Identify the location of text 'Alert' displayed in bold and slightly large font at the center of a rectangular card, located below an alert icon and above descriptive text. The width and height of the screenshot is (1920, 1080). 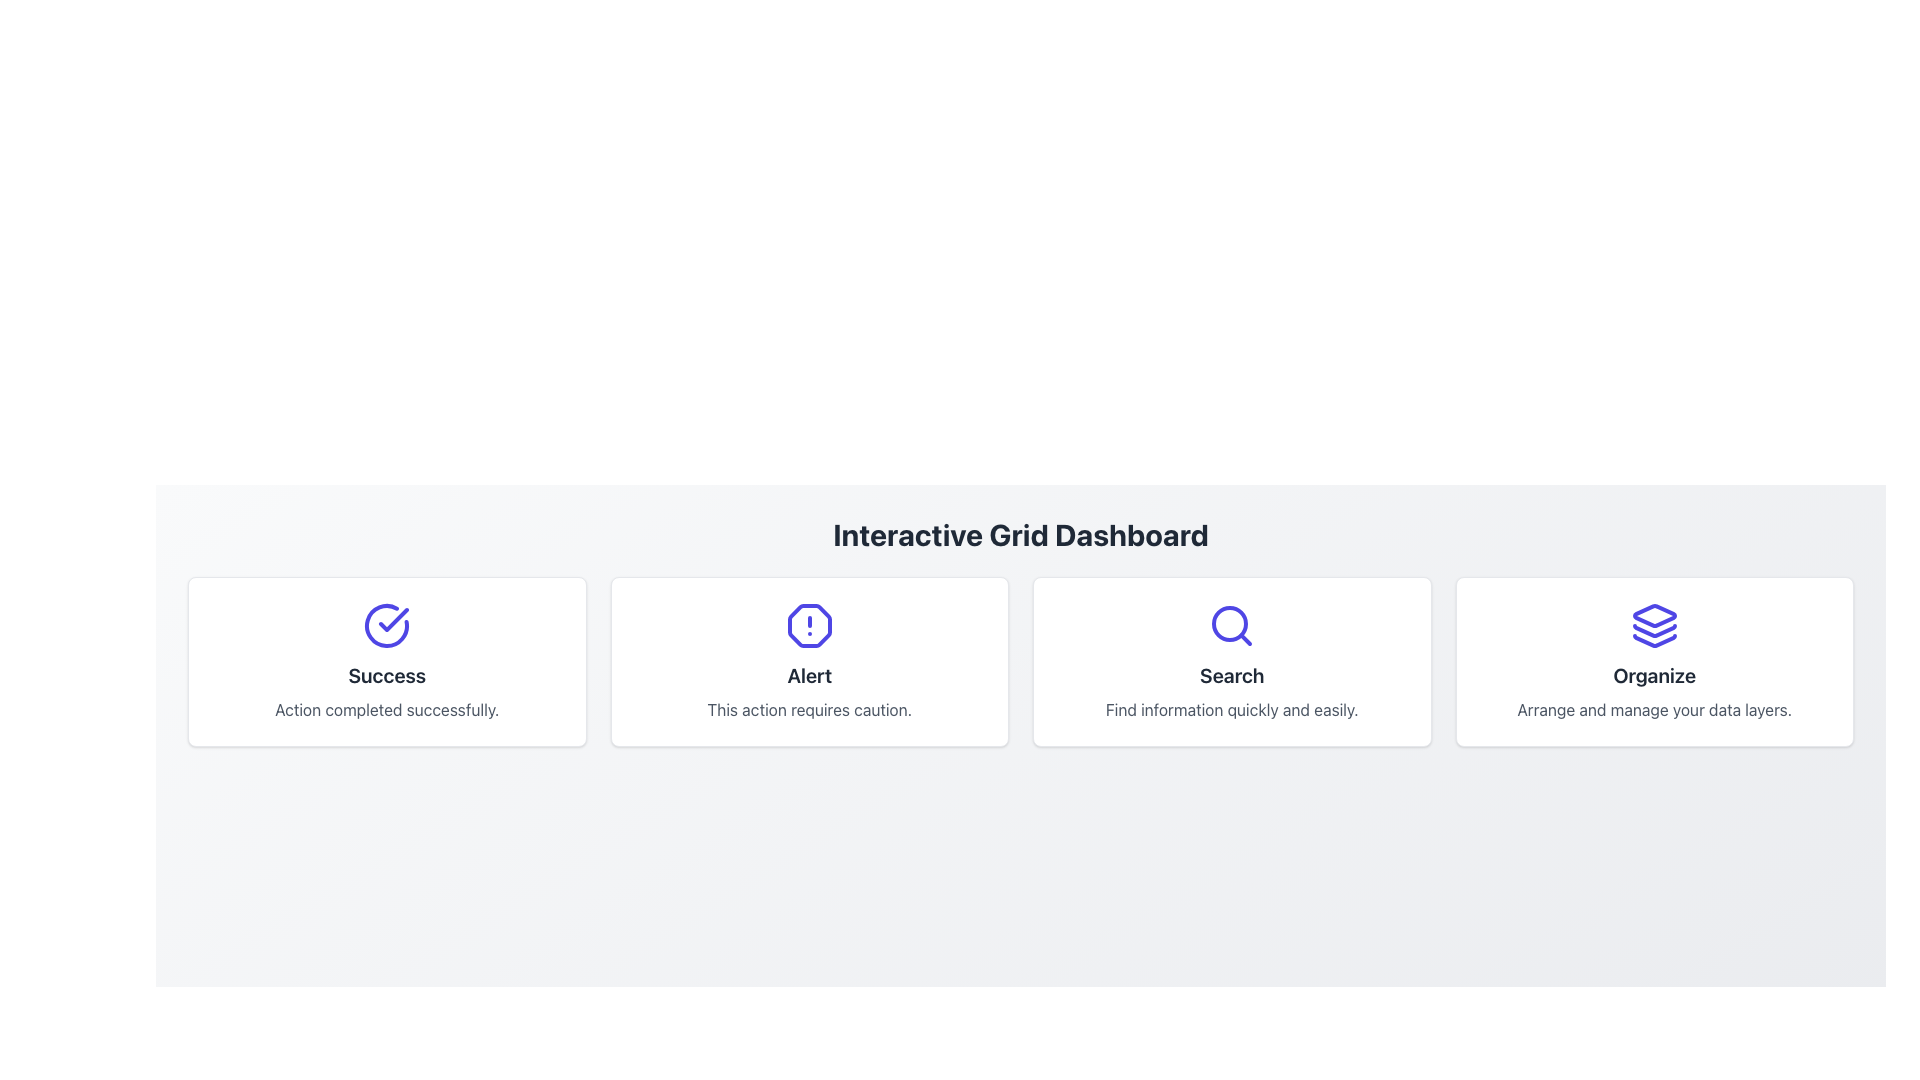
(809, 675).